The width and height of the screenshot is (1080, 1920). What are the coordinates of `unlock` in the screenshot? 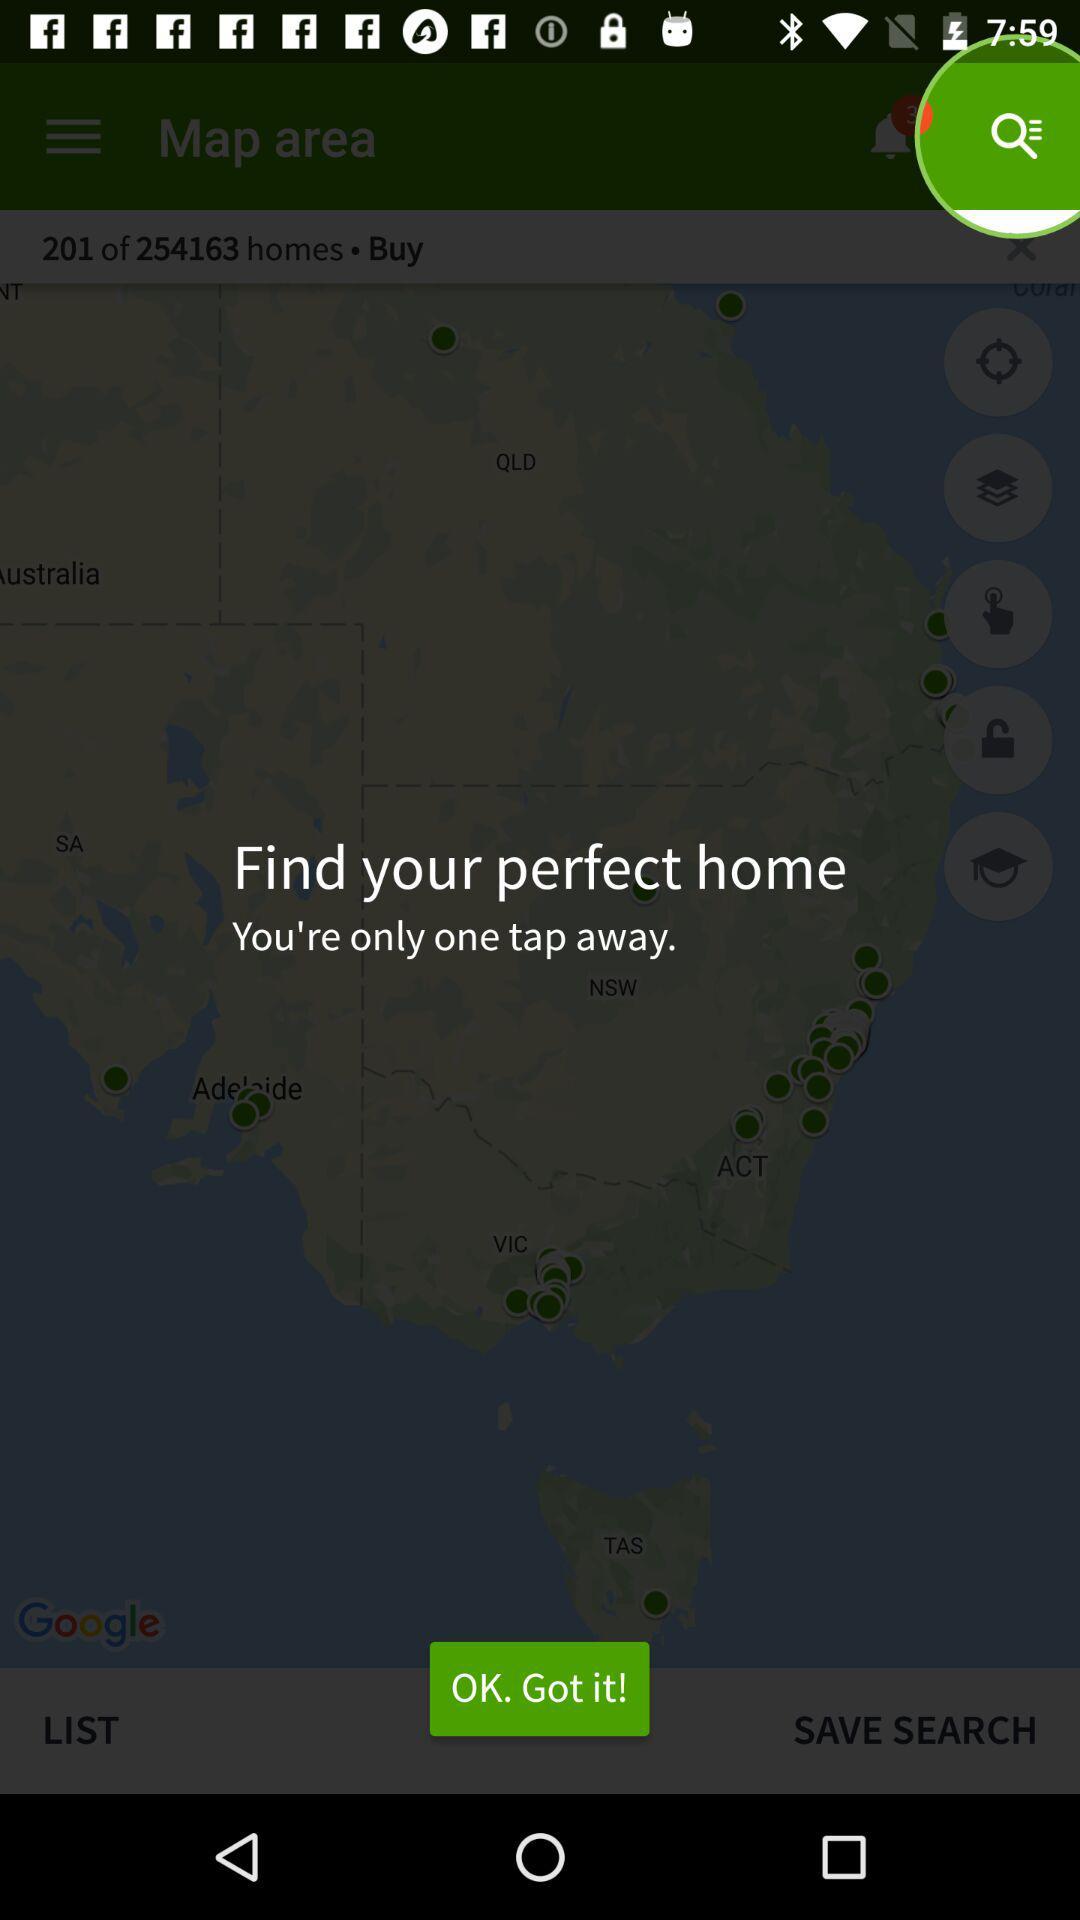 It's located at (998, 739).